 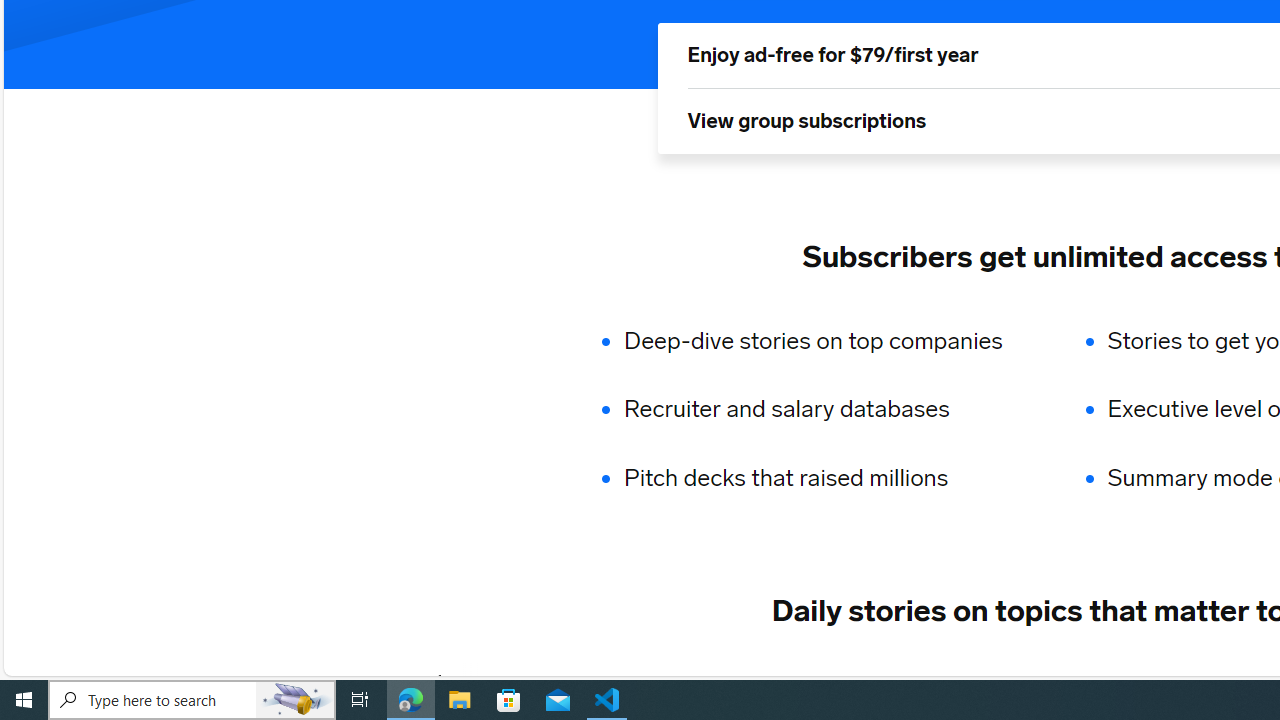 I want to click on 'Pitch decks that raised millions', so click(x=826, y=478).